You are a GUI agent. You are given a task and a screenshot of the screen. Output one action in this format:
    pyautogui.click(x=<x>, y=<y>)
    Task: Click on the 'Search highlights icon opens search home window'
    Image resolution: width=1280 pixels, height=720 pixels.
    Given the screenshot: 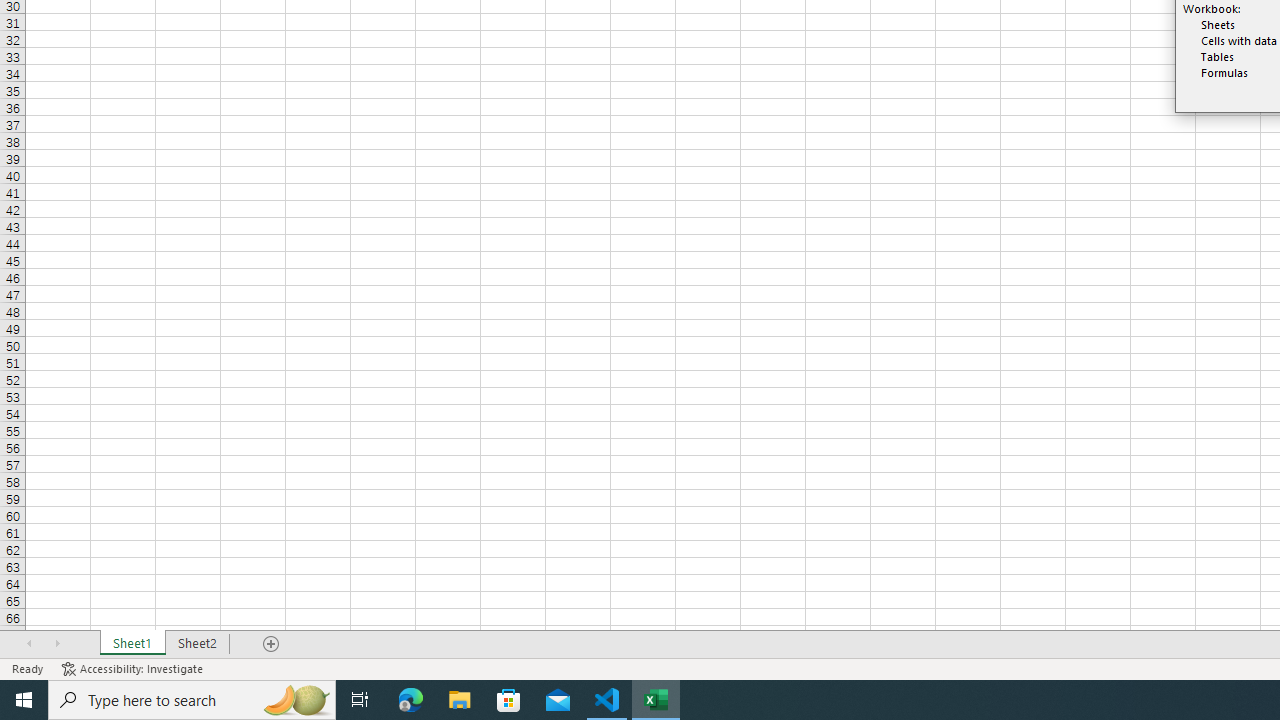 What is the action you would take?
    pyautogui.click(x=294, y=698)
    